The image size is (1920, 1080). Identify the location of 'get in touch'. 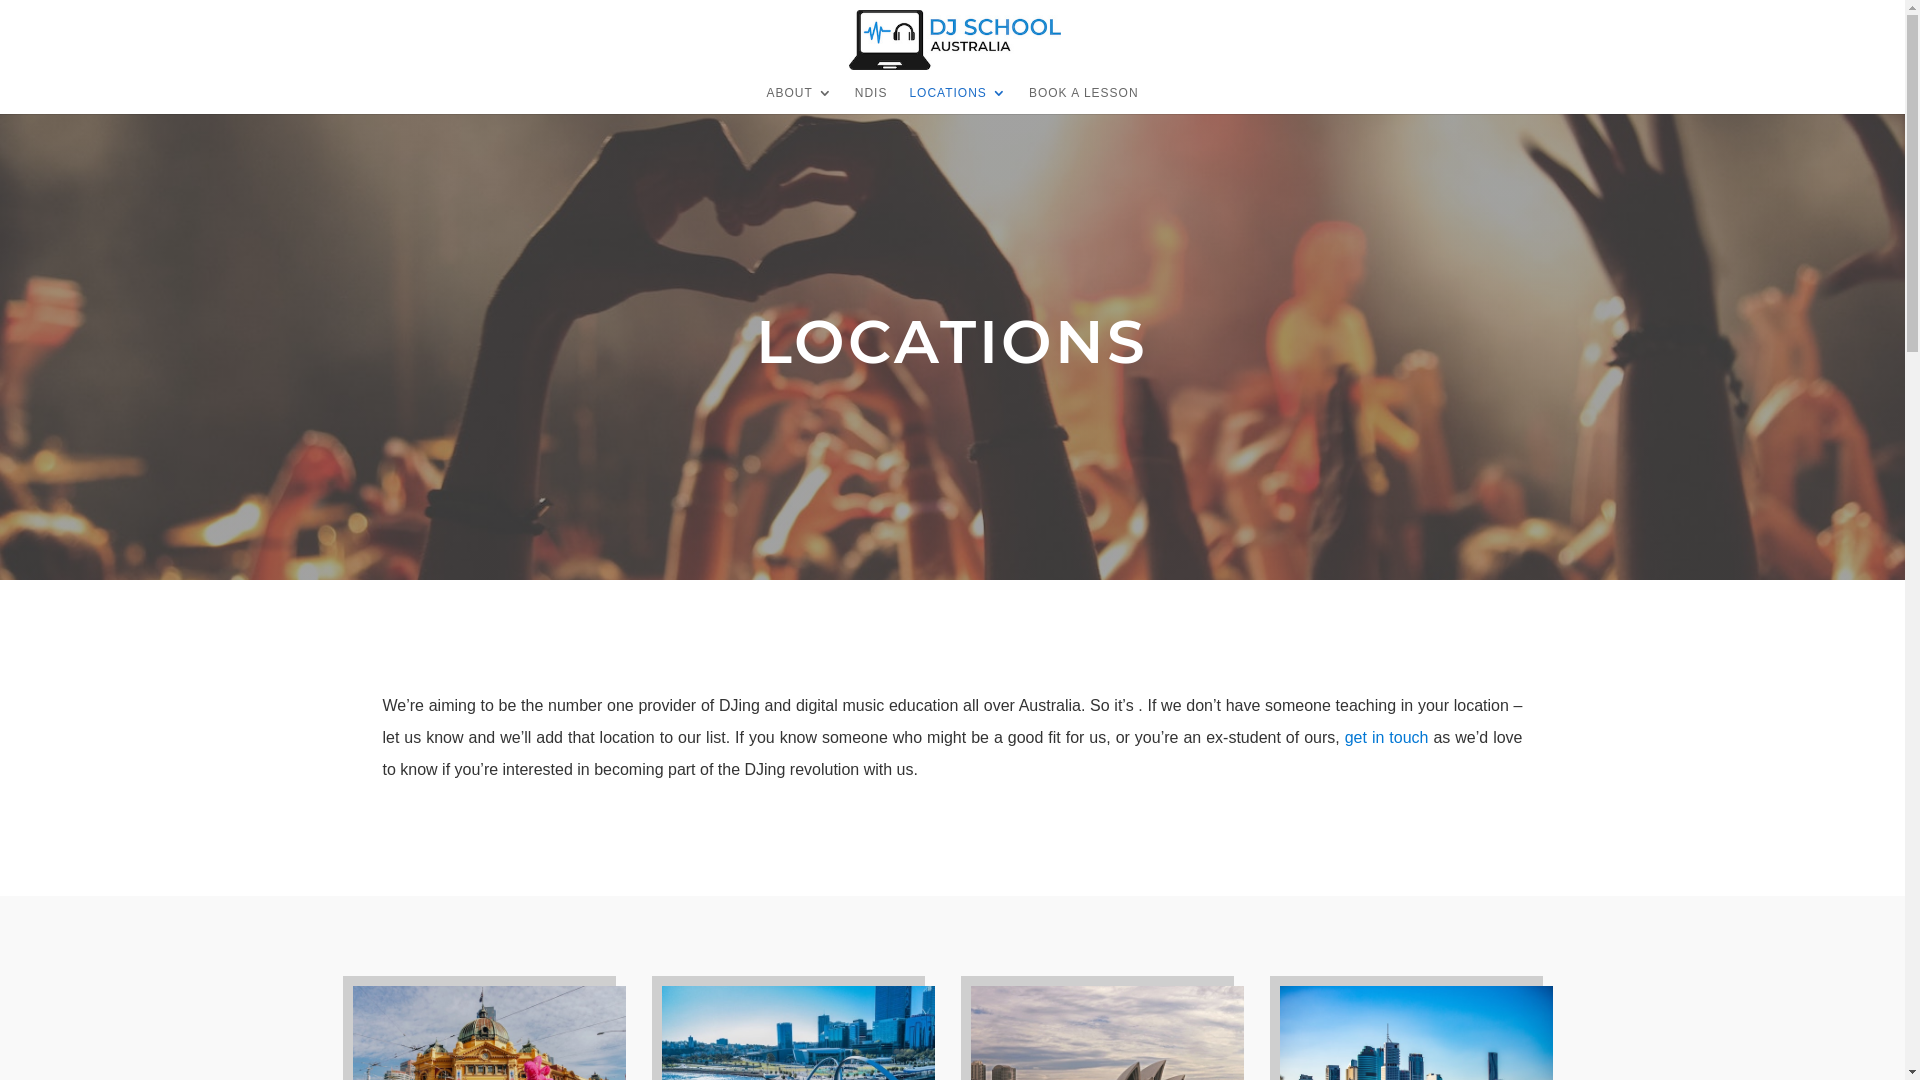
(1344, 737).